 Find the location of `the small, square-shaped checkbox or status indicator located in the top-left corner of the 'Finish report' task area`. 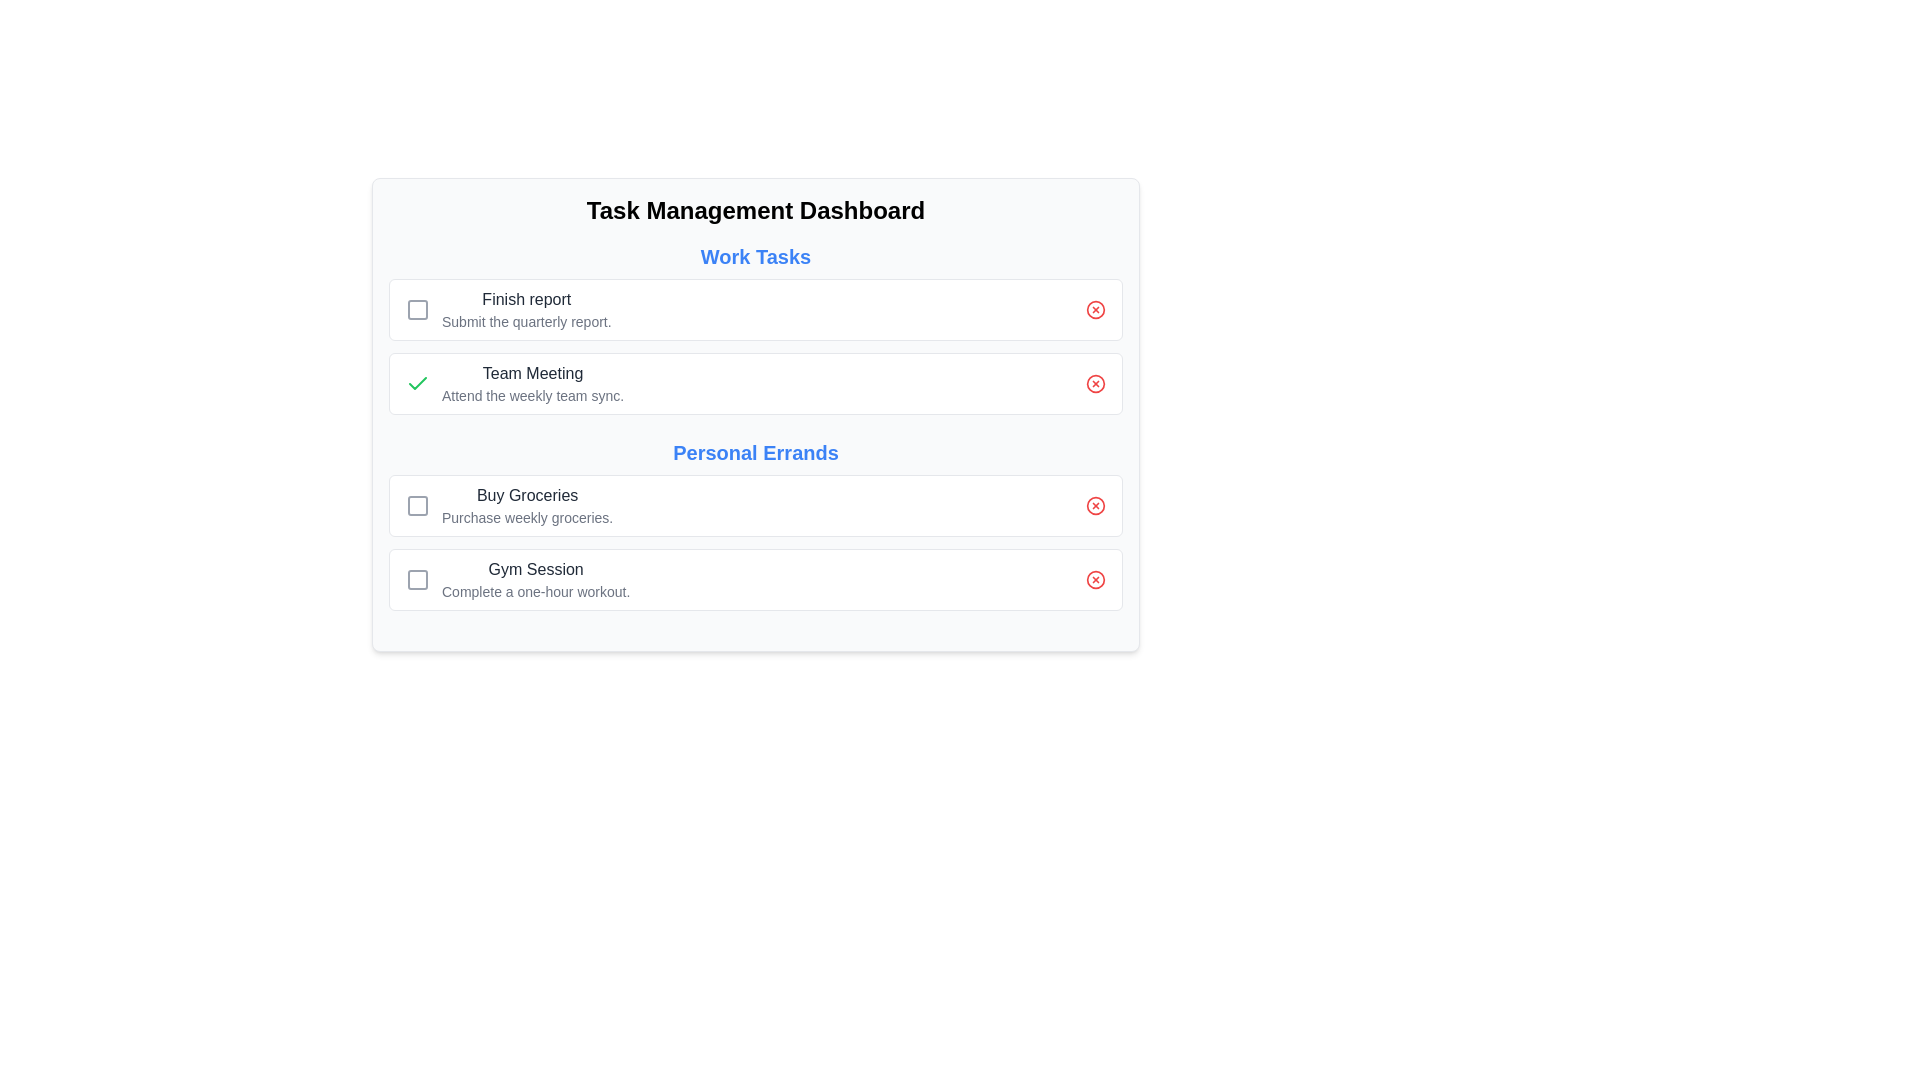

the small, square-shaped checkbox or status indicator located in the top-left corner of the 'Finish report' task area is located at coordinates (416, 309).